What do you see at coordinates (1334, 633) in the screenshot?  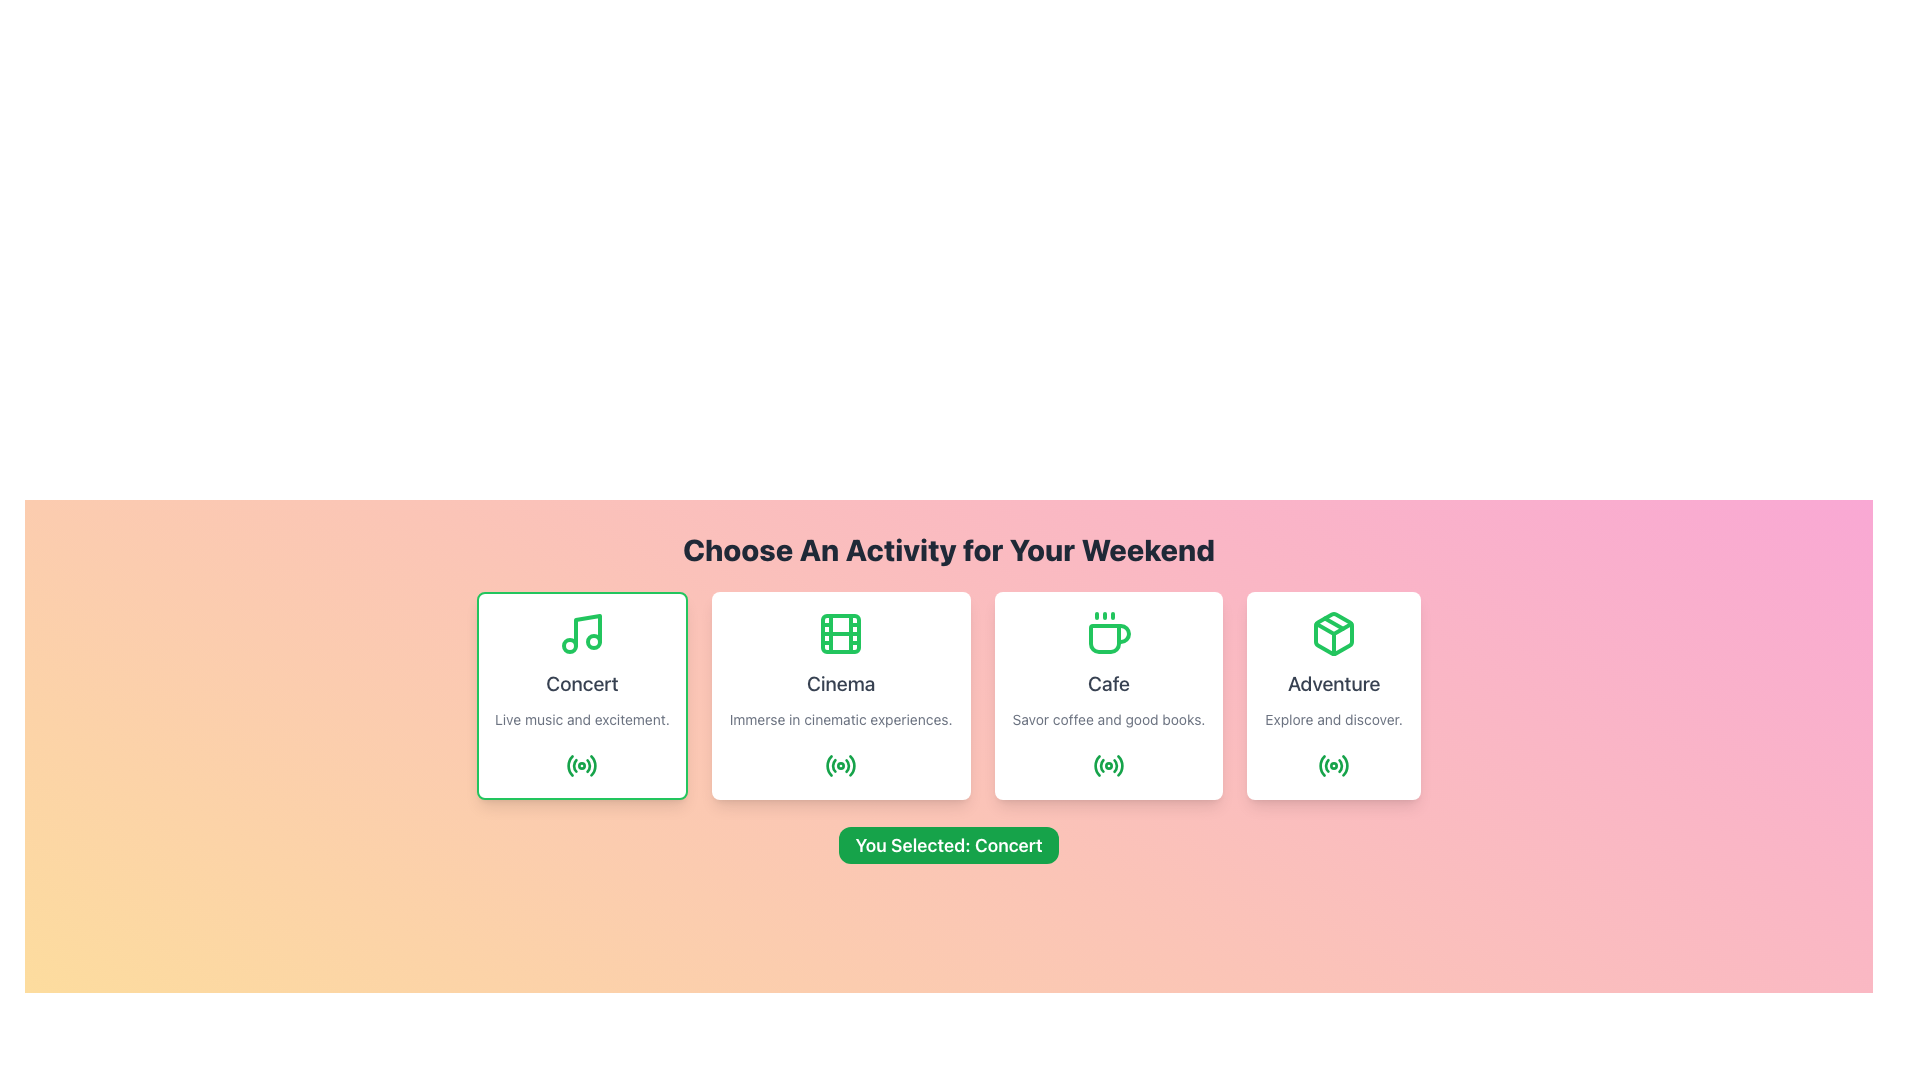 I see `the green outlined package icon located at the top of the 'Adventure' activity card, which is the fourth card from the left in the selection interface` at bounding box center [1334, 633].